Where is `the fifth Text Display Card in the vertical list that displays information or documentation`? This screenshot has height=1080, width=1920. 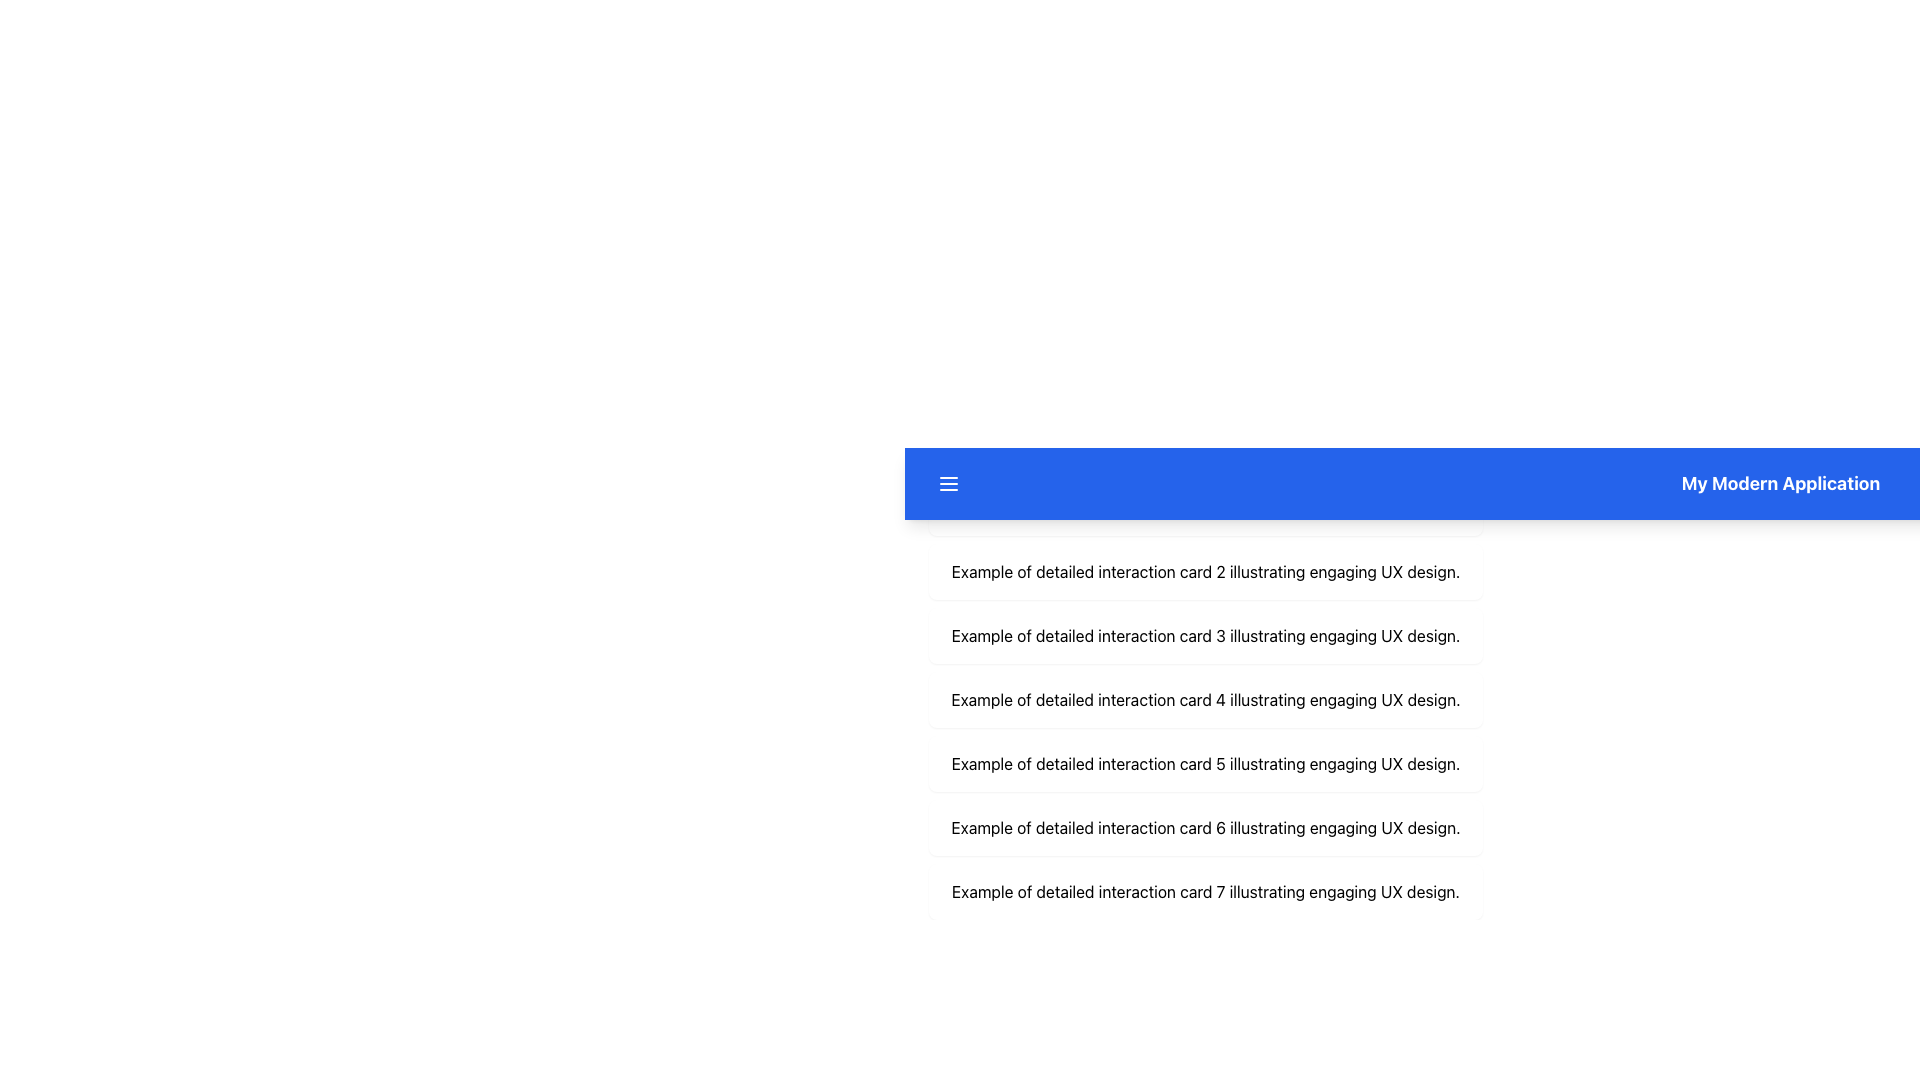
the fifth Text Display Card in the vertical list that displays information or documentation is located at coordinates (1204, 763).